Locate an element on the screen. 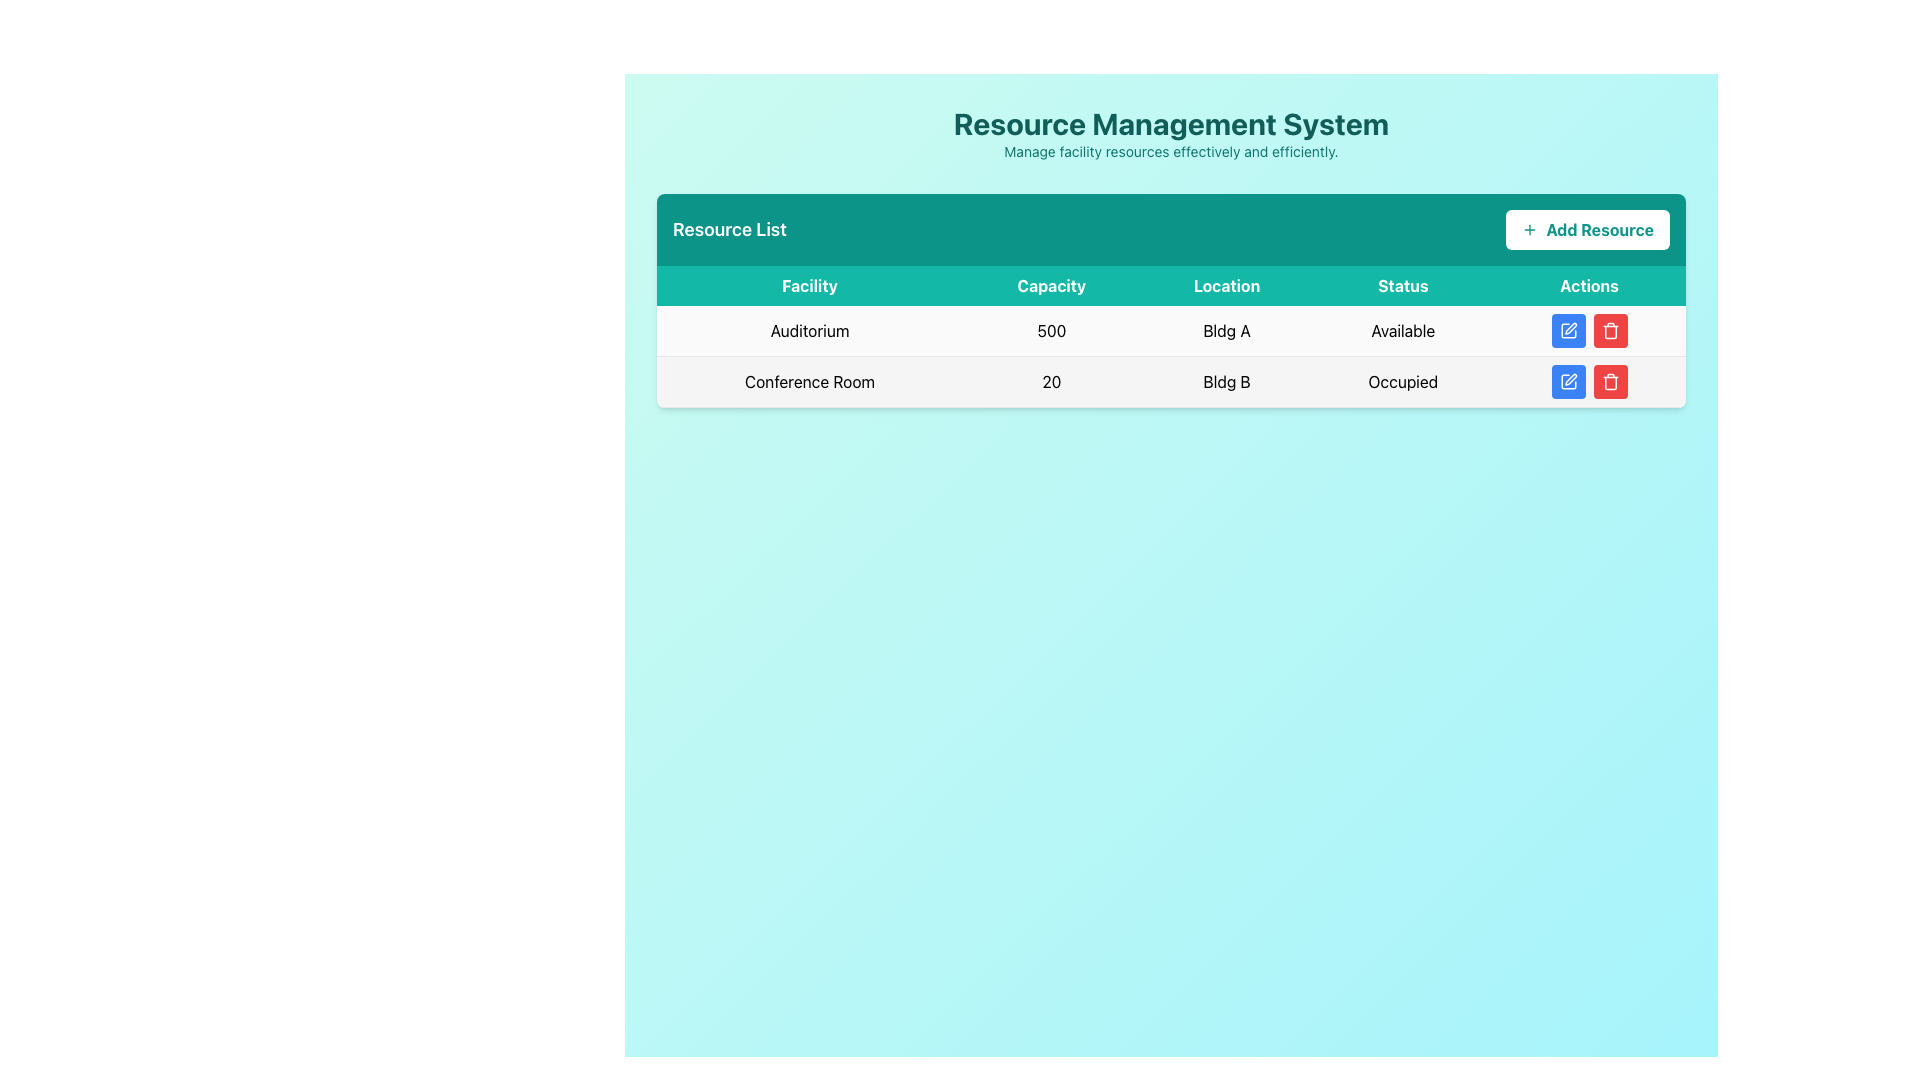 This screenshot has height=1080, width=1920. the red square delete button with a trash can symbol in the 'Actions' column of the resource table for the 'Conference Room' entry is located at coordinates (1610, 330).